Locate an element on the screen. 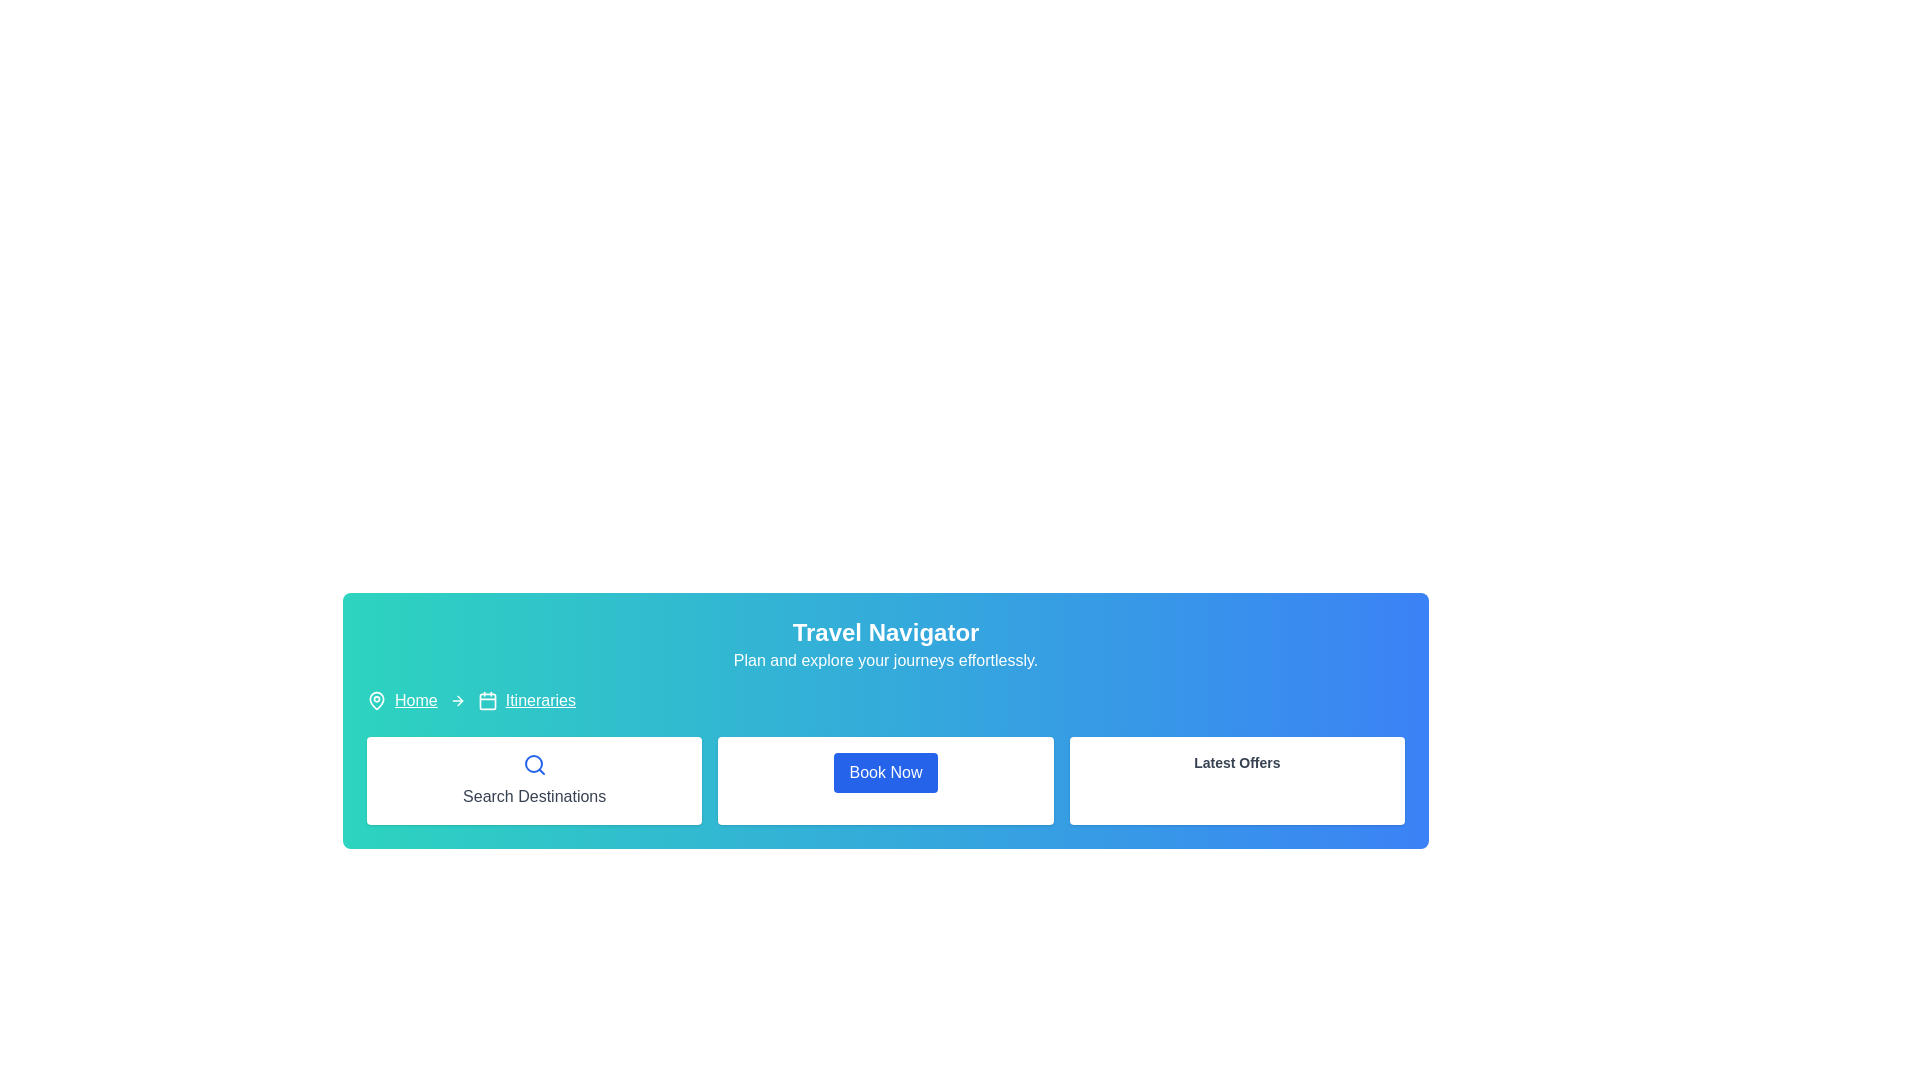 This screenshot has width=1920, height=1080. the text link located in the top-left portion of the navigation bar is located at coordinates (415, 700).